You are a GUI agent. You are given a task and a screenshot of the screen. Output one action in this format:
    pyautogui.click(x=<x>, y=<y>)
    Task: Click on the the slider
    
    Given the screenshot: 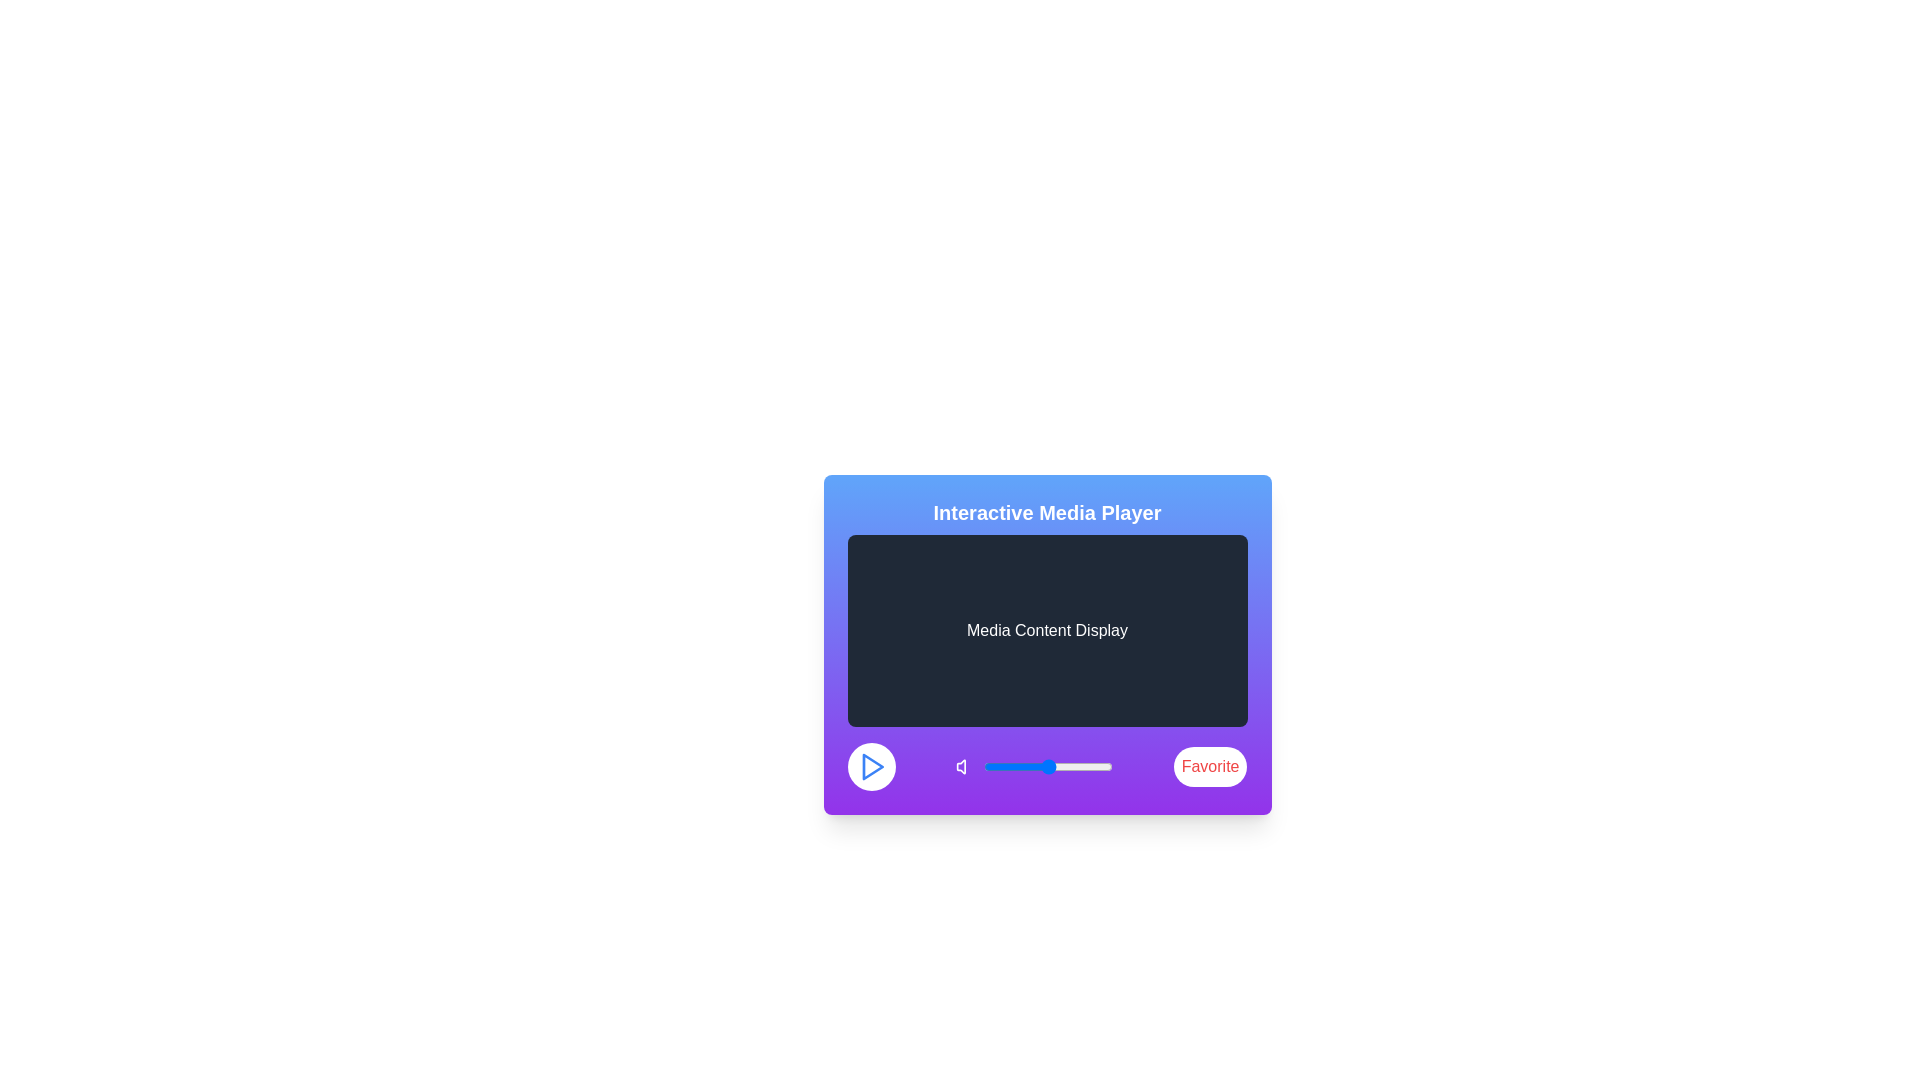 What is the action you would take?
    pyautogui.click(x=1025, y=766)
    